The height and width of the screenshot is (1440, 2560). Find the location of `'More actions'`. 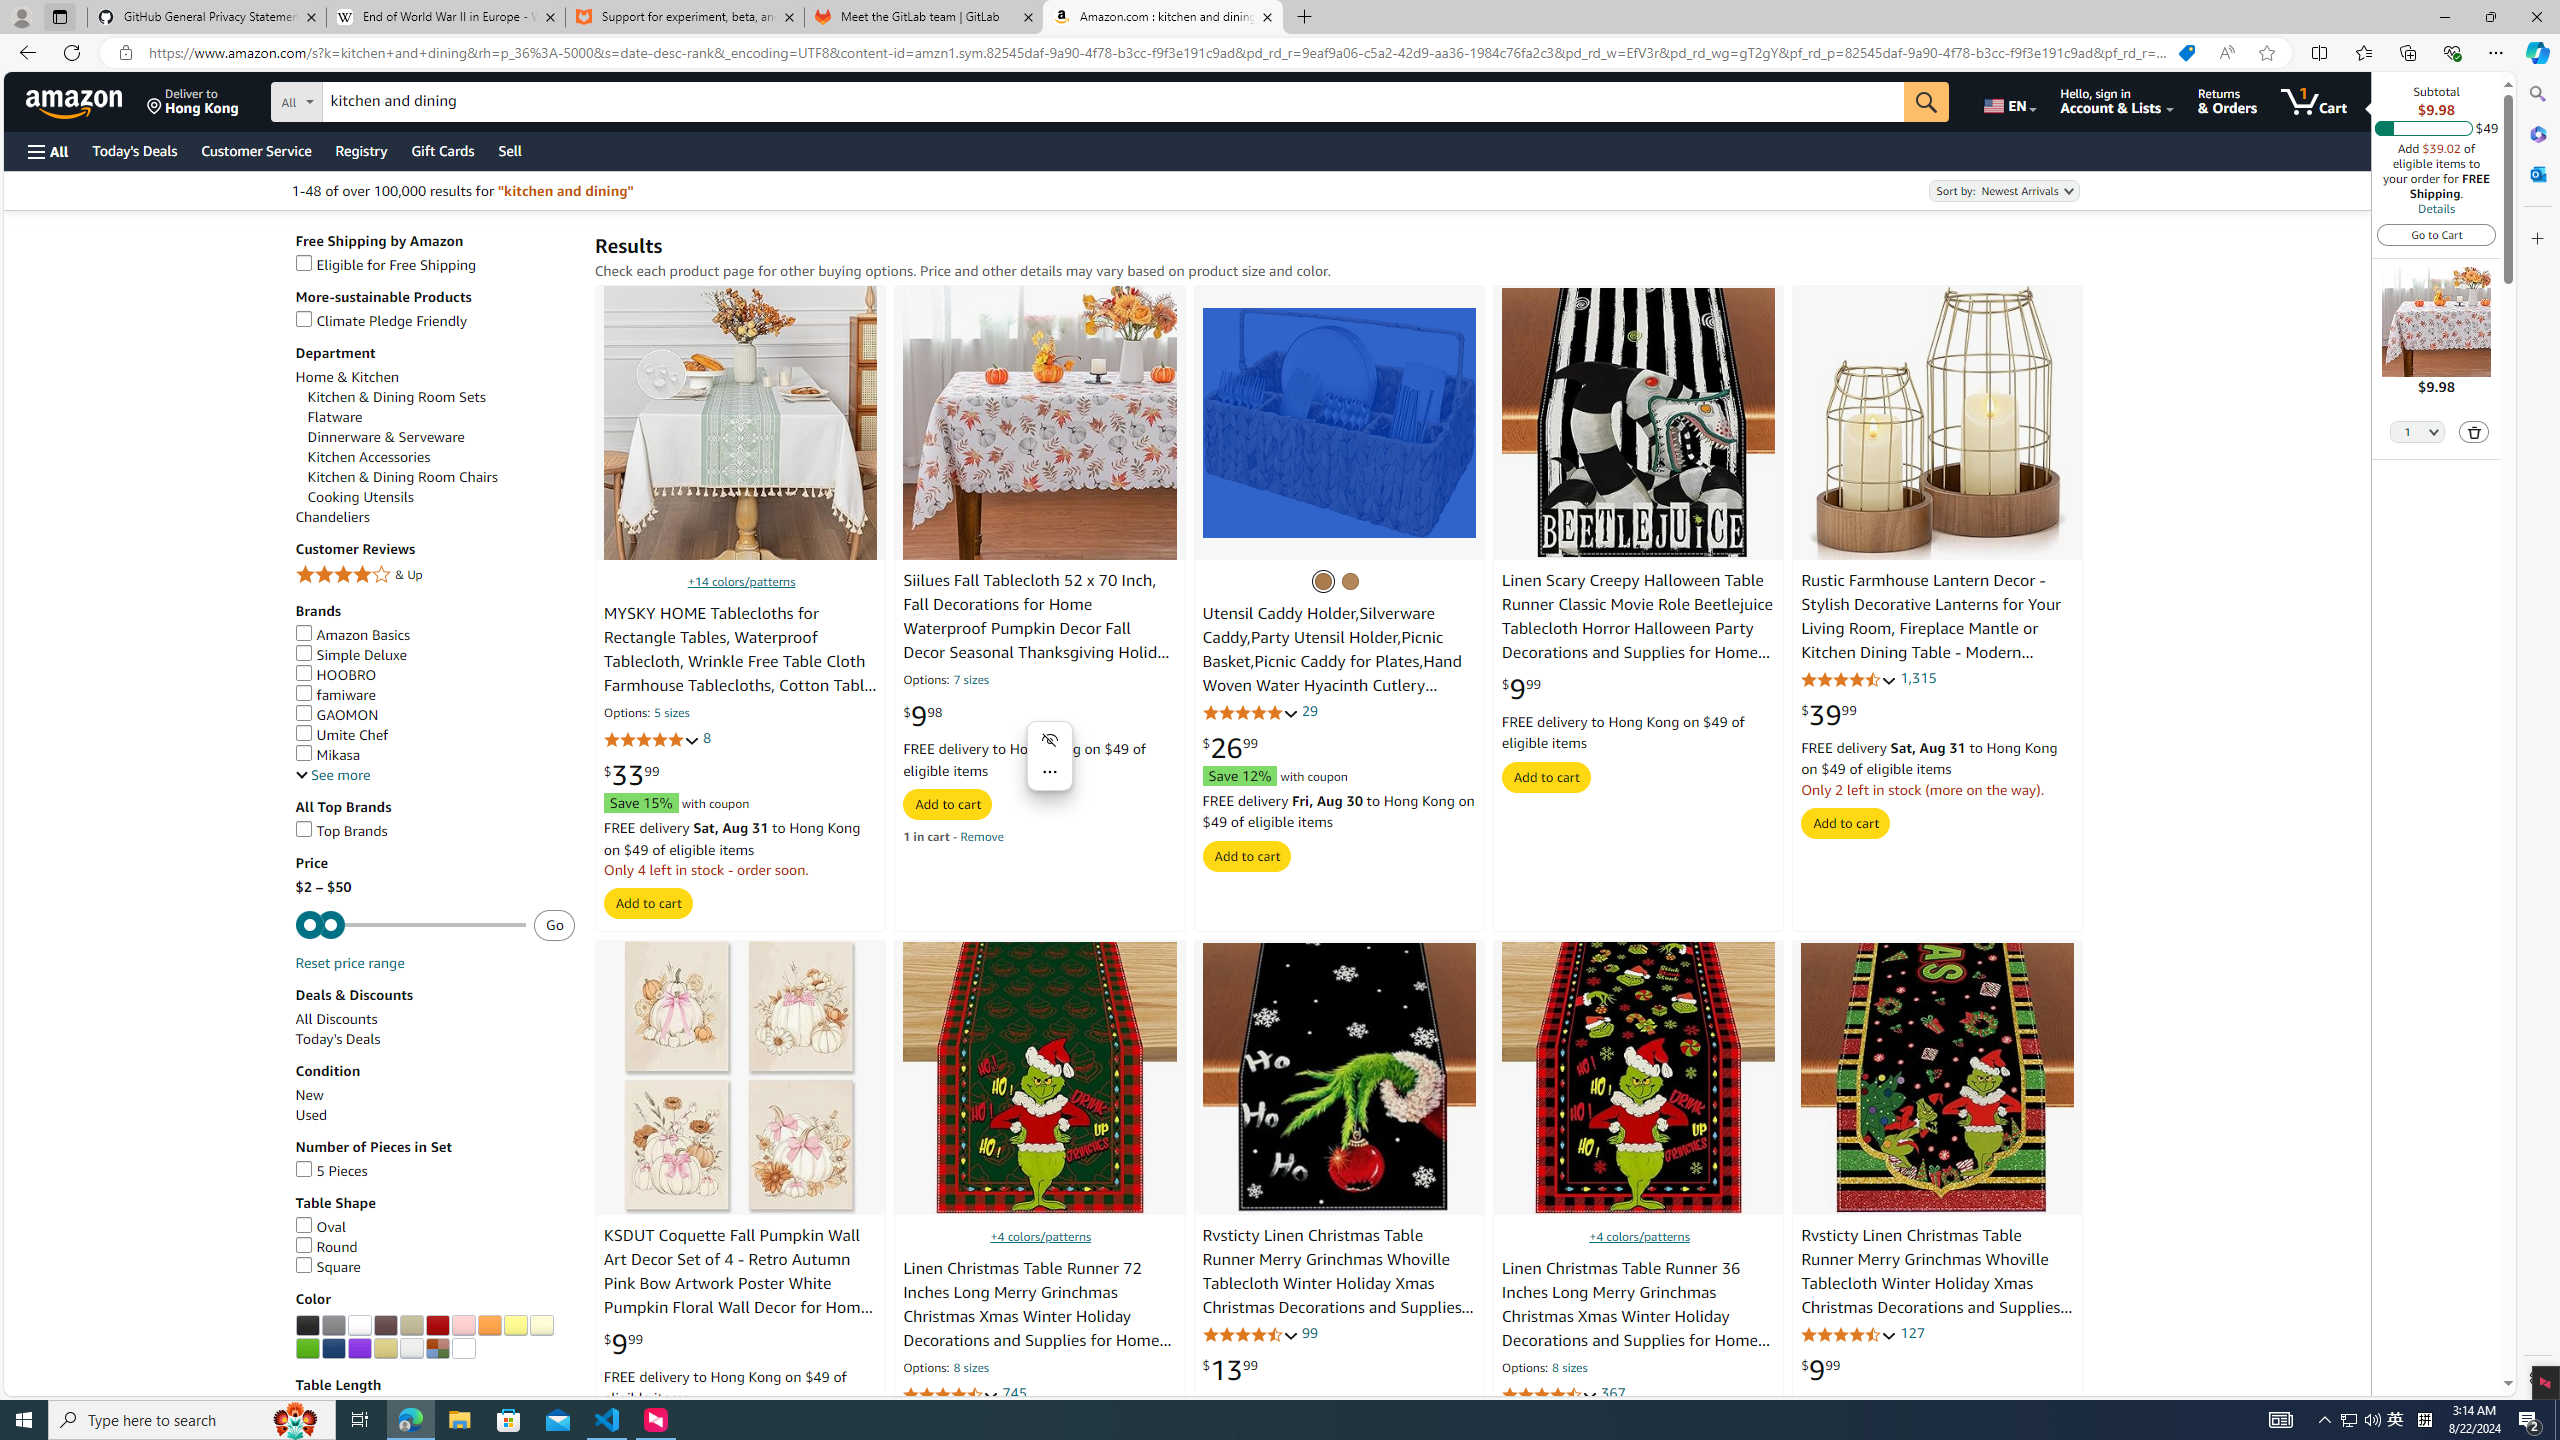

'More actions' is located at coordinates (1049, 770).